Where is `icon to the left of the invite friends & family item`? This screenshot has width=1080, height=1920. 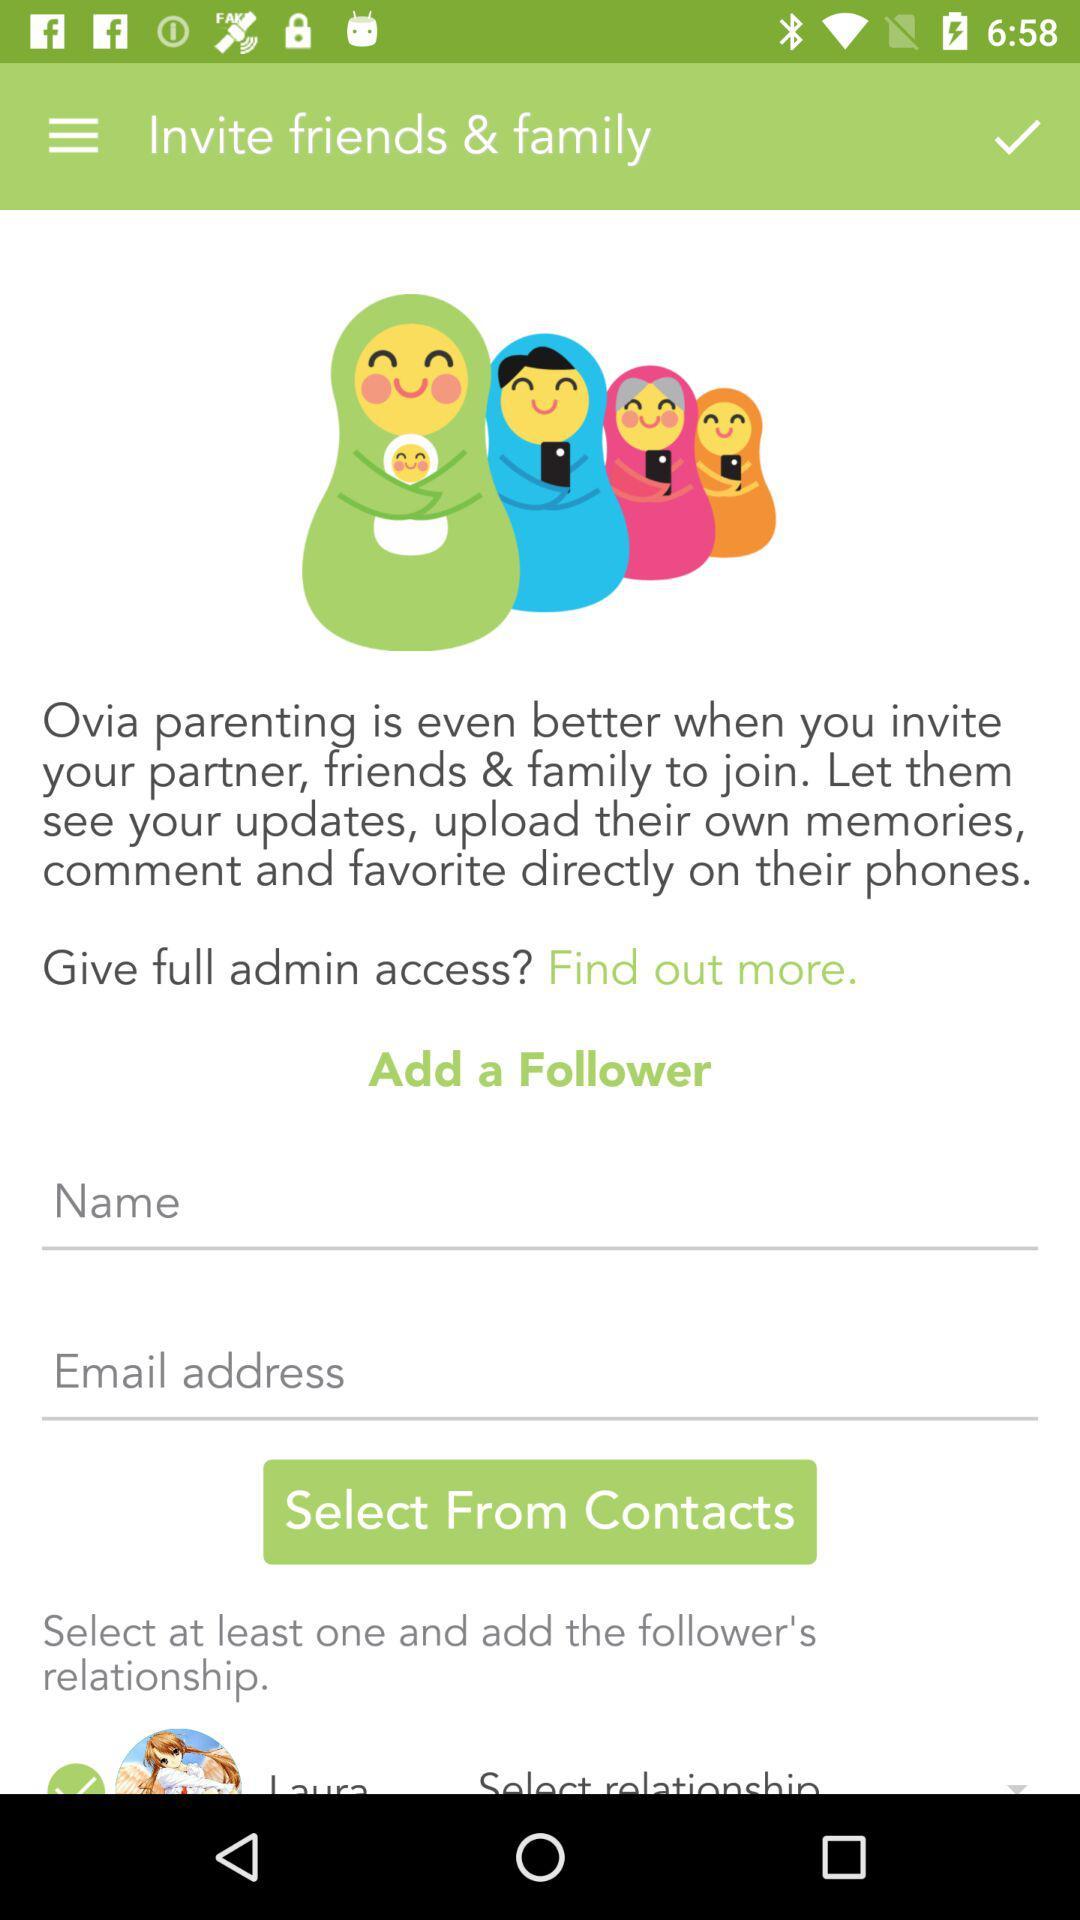
icon to the left of the invite friends & family item is located at coordinates (72, 135).